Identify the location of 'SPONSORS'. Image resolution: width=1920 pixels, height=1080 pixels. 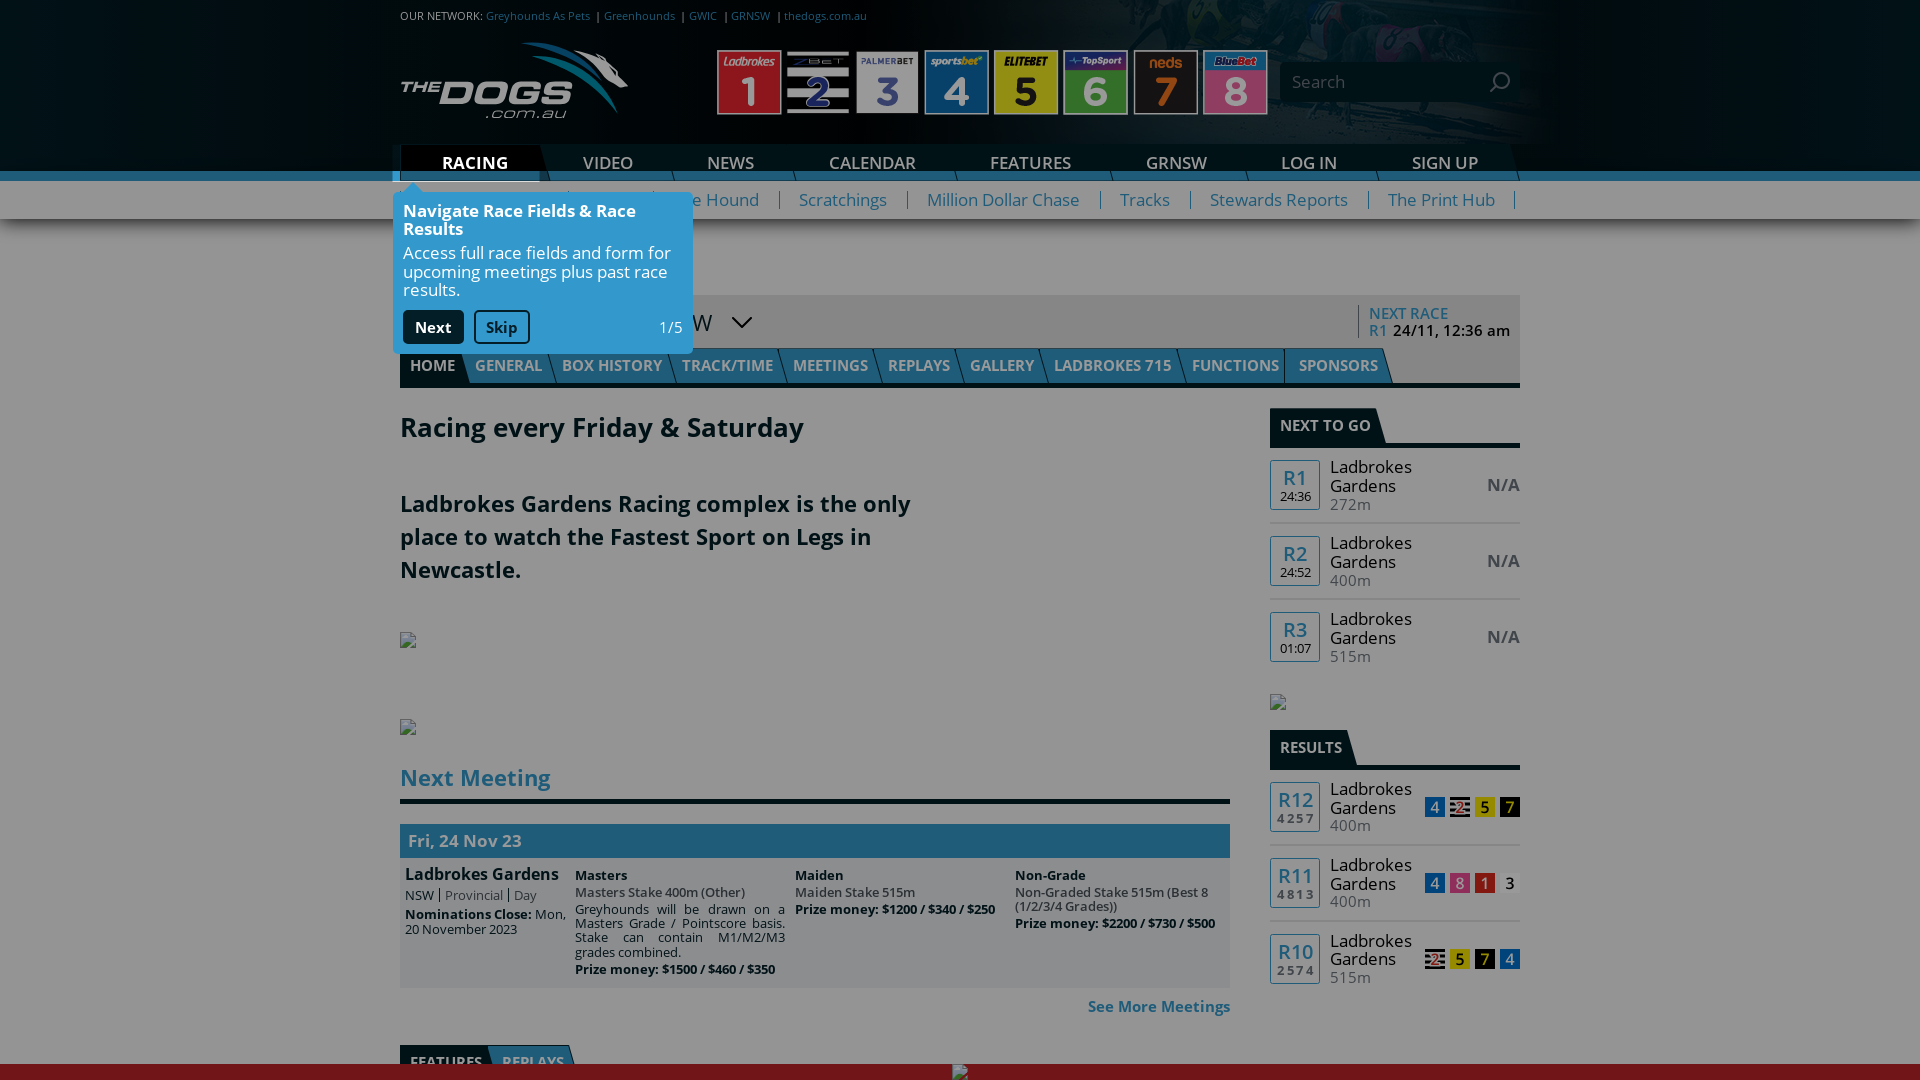
(1283, 365).